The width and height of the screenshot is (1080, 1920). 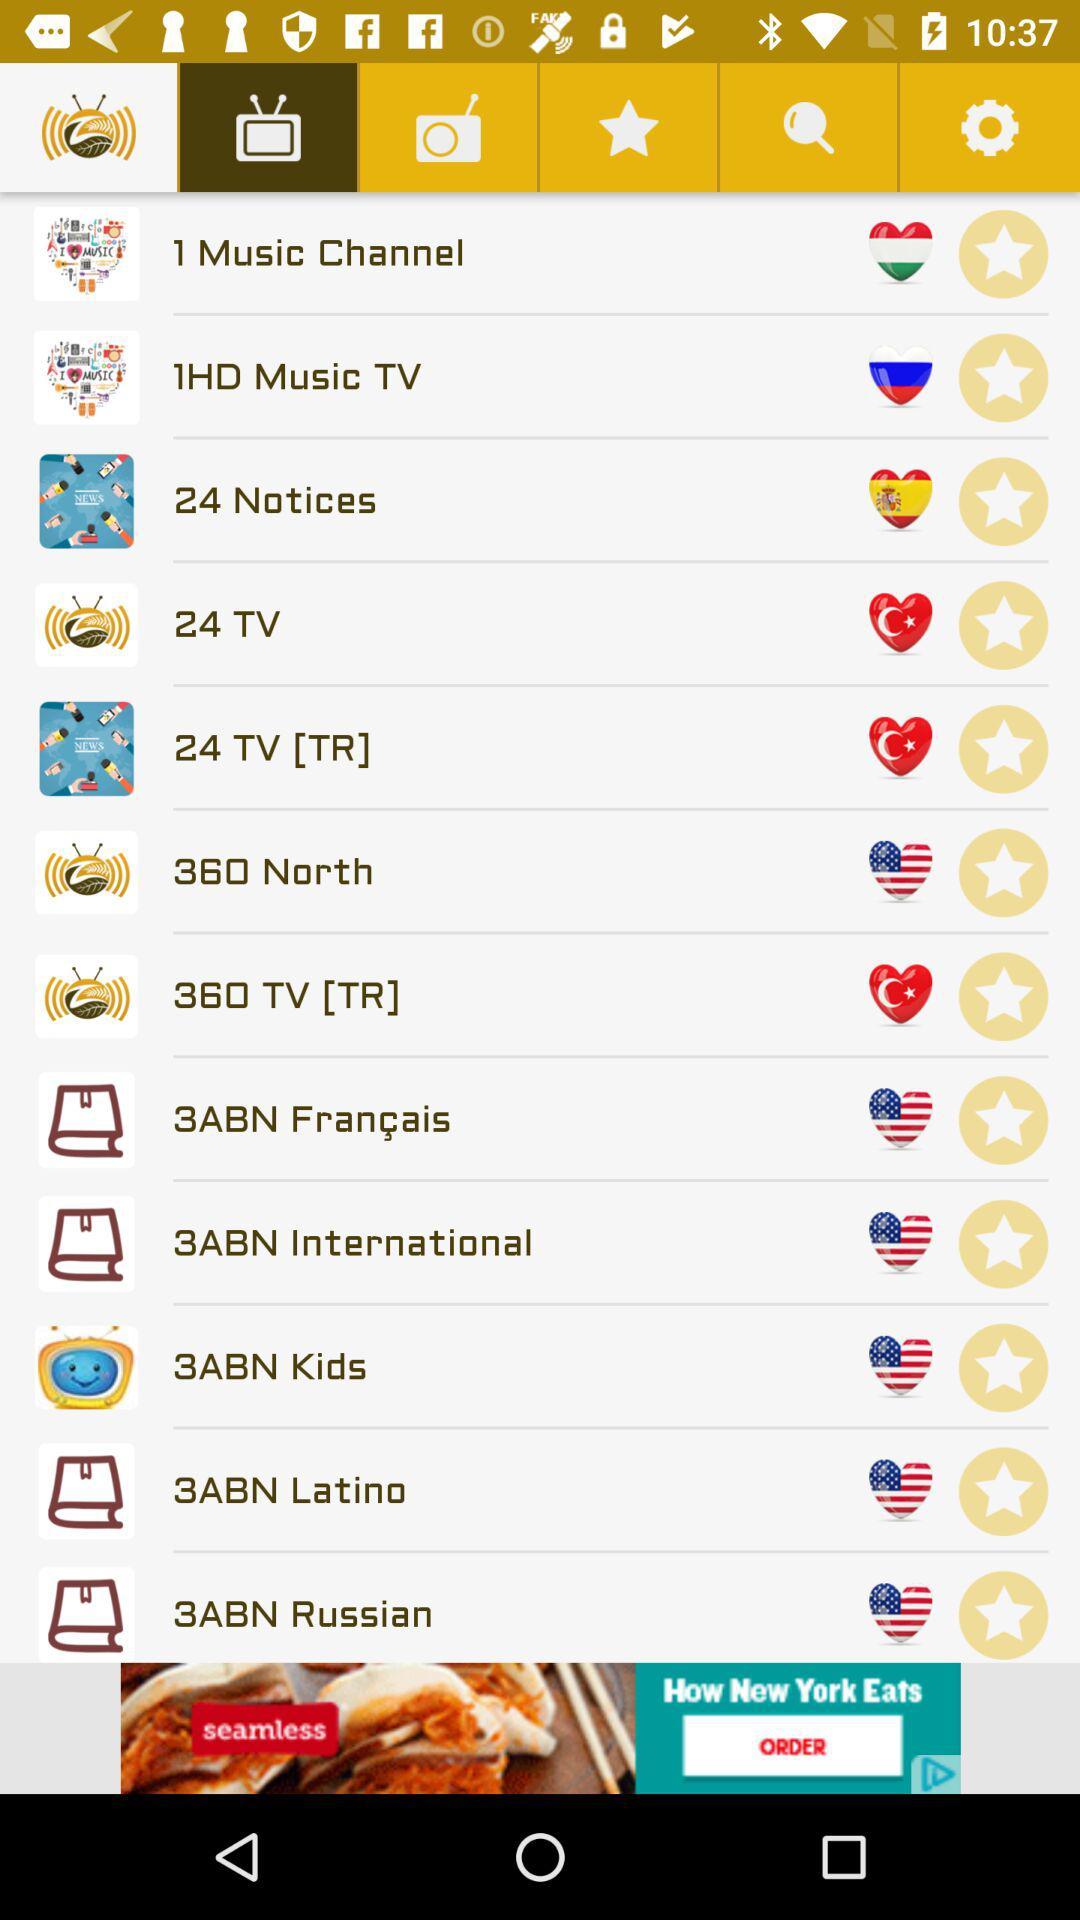 What do you see at coordinates (540, 1727) in the screenshot?
I see `clickable advertisement` at bounding box center [540, 1727].